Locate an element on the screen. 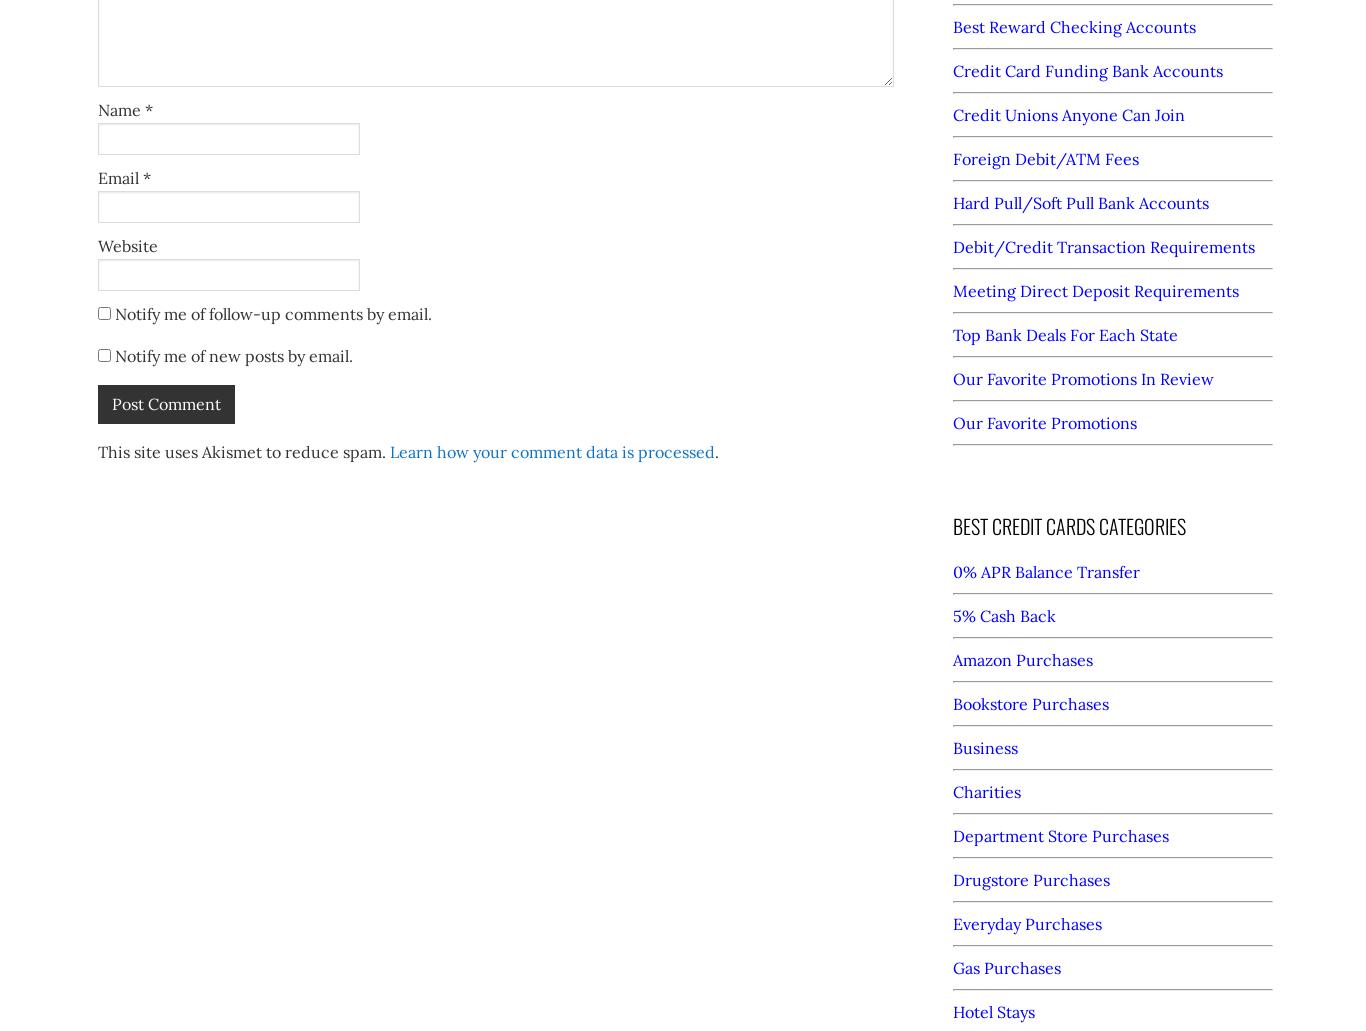 This screenshot has width=1366, height=1031. 'Credit Unions Anyone Can Join' is located at coordinates (1068, 113).